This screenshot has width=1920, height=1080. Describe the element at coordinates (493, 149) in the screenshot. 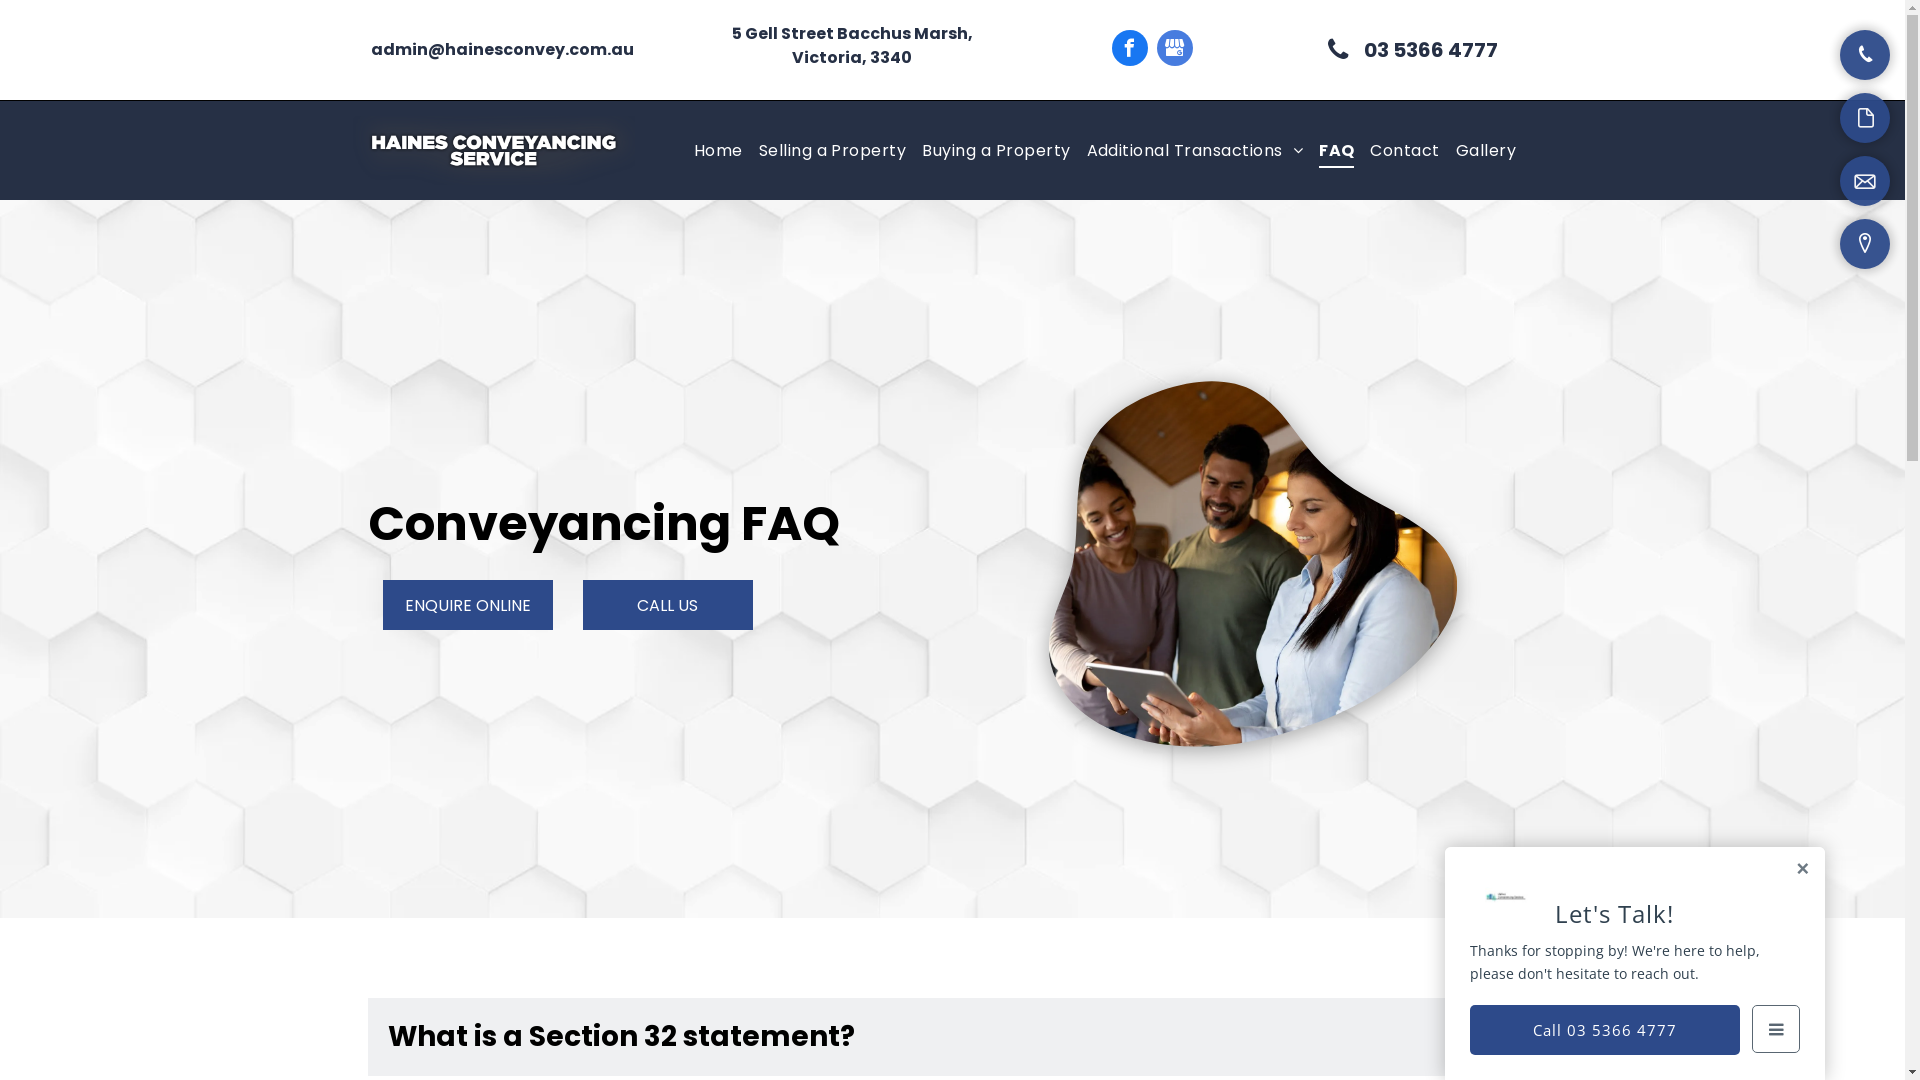

I see `'Haines Conveyancing'` at that location.